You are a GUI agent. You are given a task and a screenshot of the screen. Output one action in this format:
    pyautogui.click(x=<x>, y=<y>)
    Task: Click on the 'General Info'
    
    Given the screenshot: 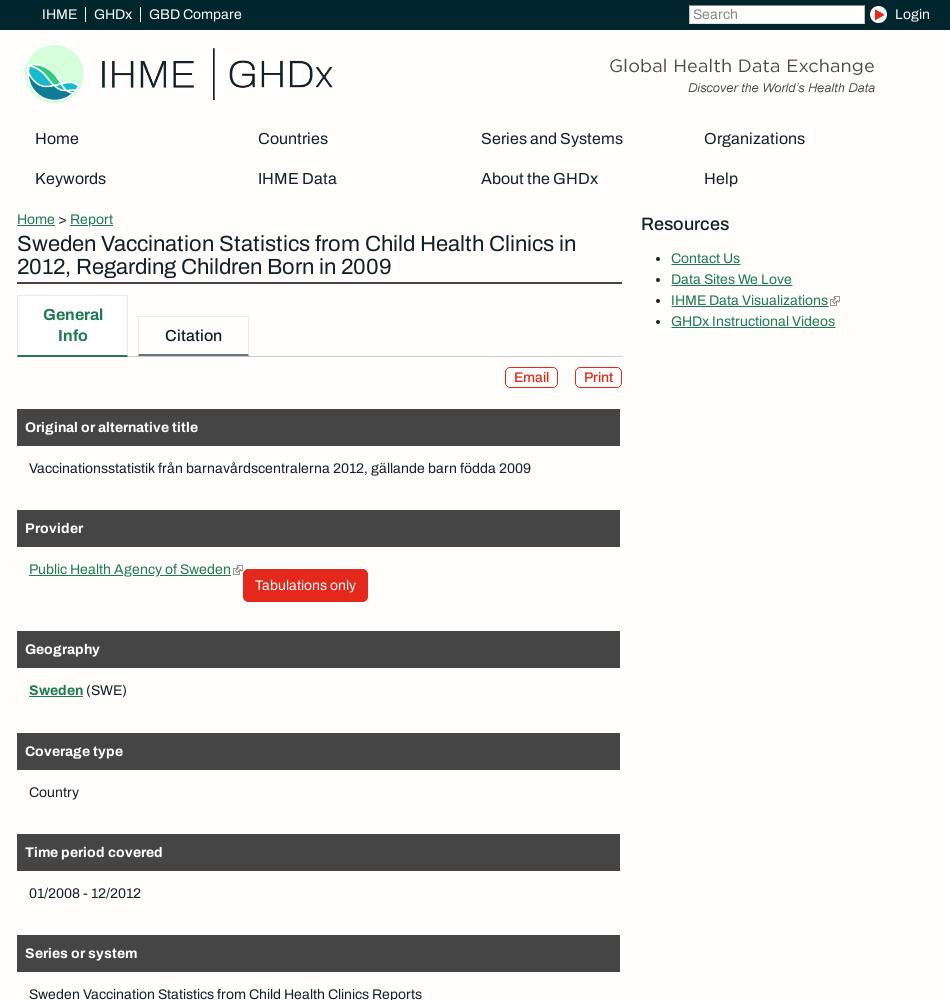 What is the action you would take?
    pyautogui.click(x=72, y=324)
    